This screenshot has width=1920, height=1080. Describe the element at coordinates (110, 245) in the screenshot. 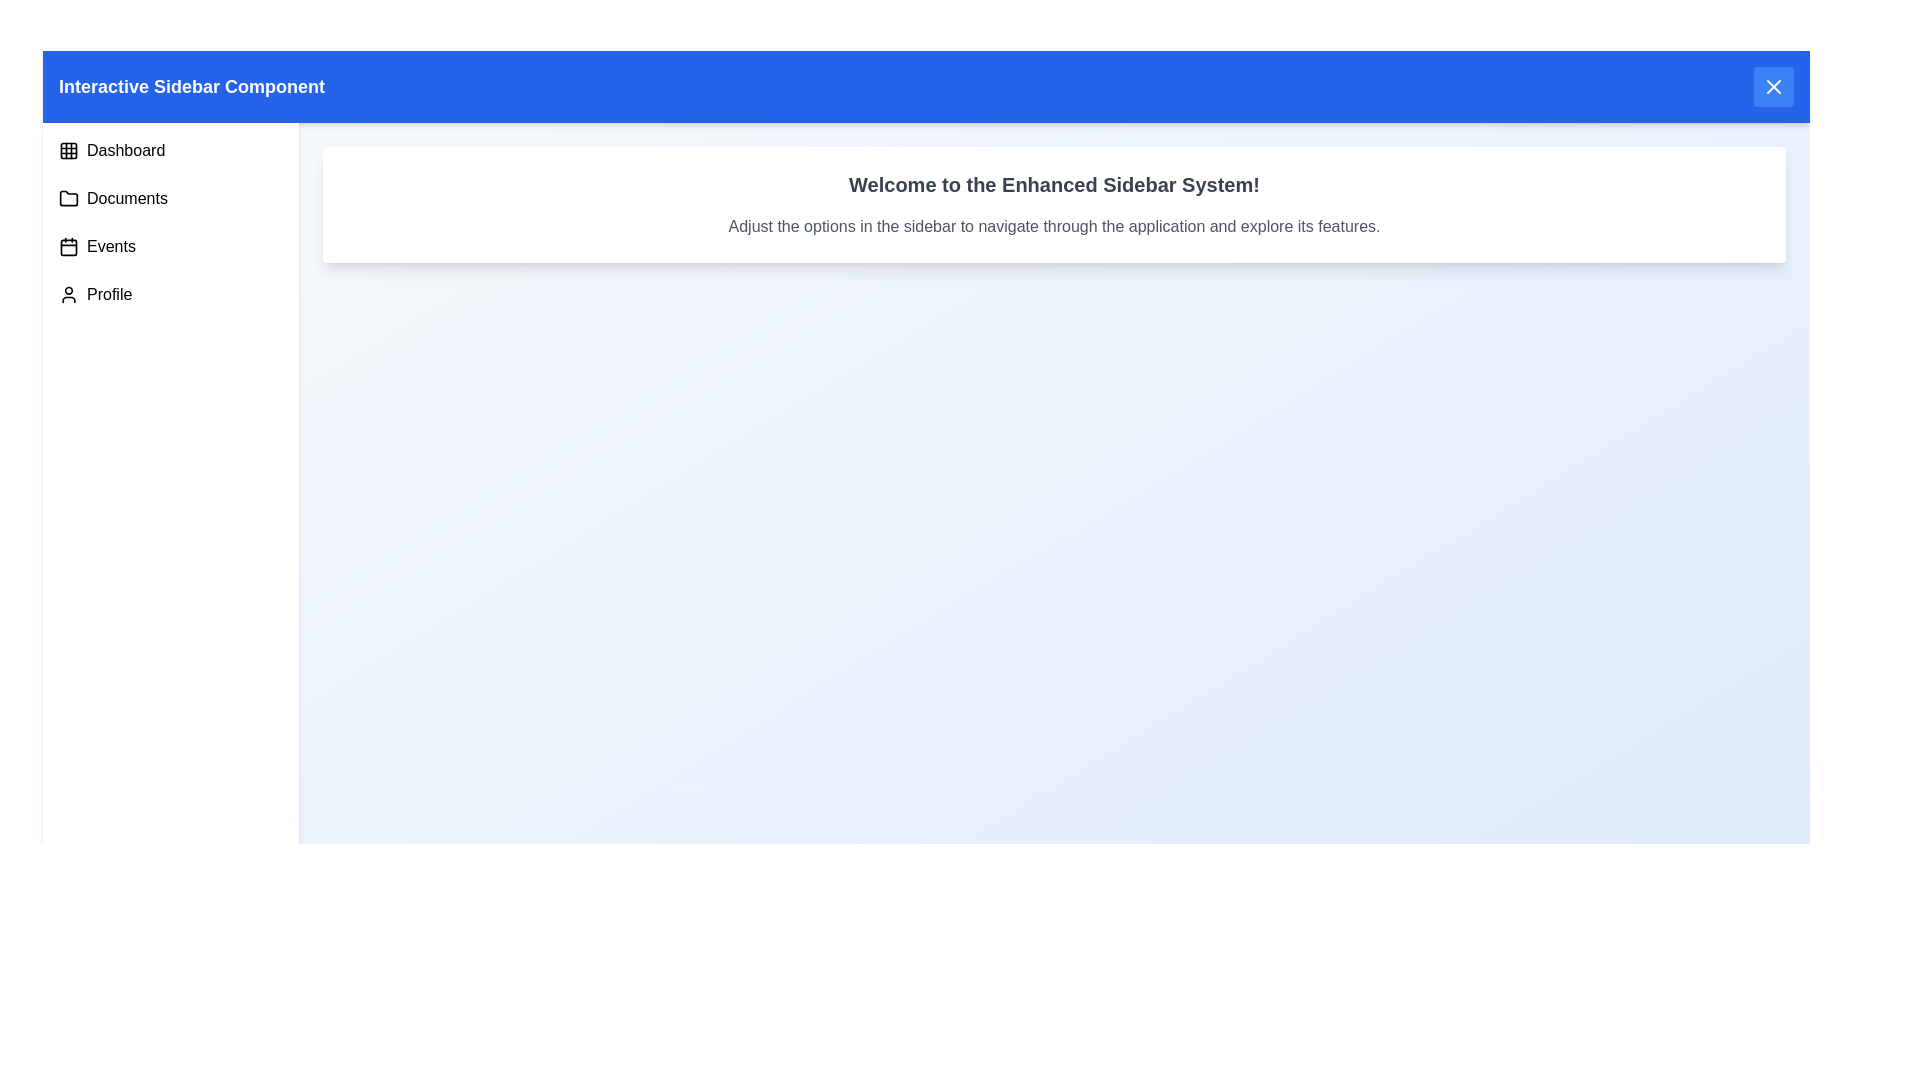

I see `the 'Events' text label located in the vertical sidebar menu` at that location.